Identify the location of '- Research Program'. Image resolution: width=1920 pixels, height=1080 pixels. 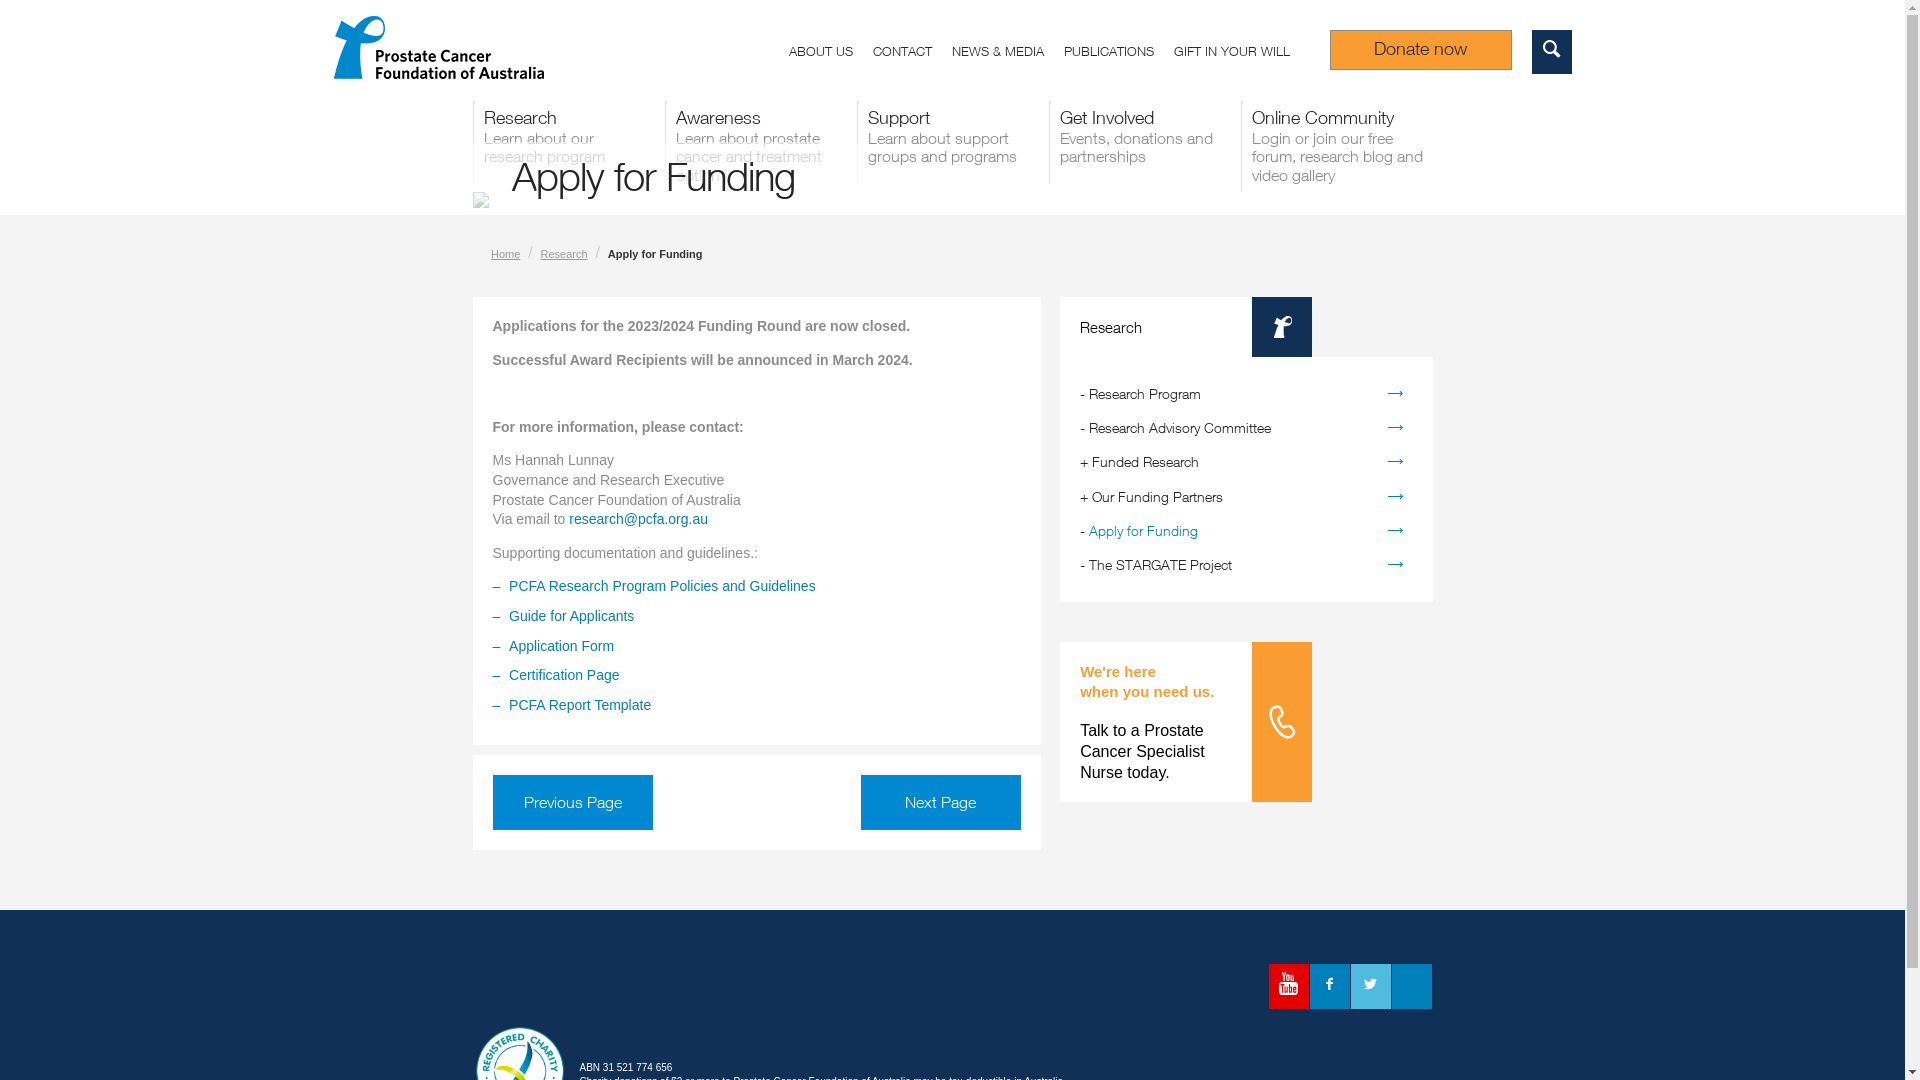
(1245, 393).